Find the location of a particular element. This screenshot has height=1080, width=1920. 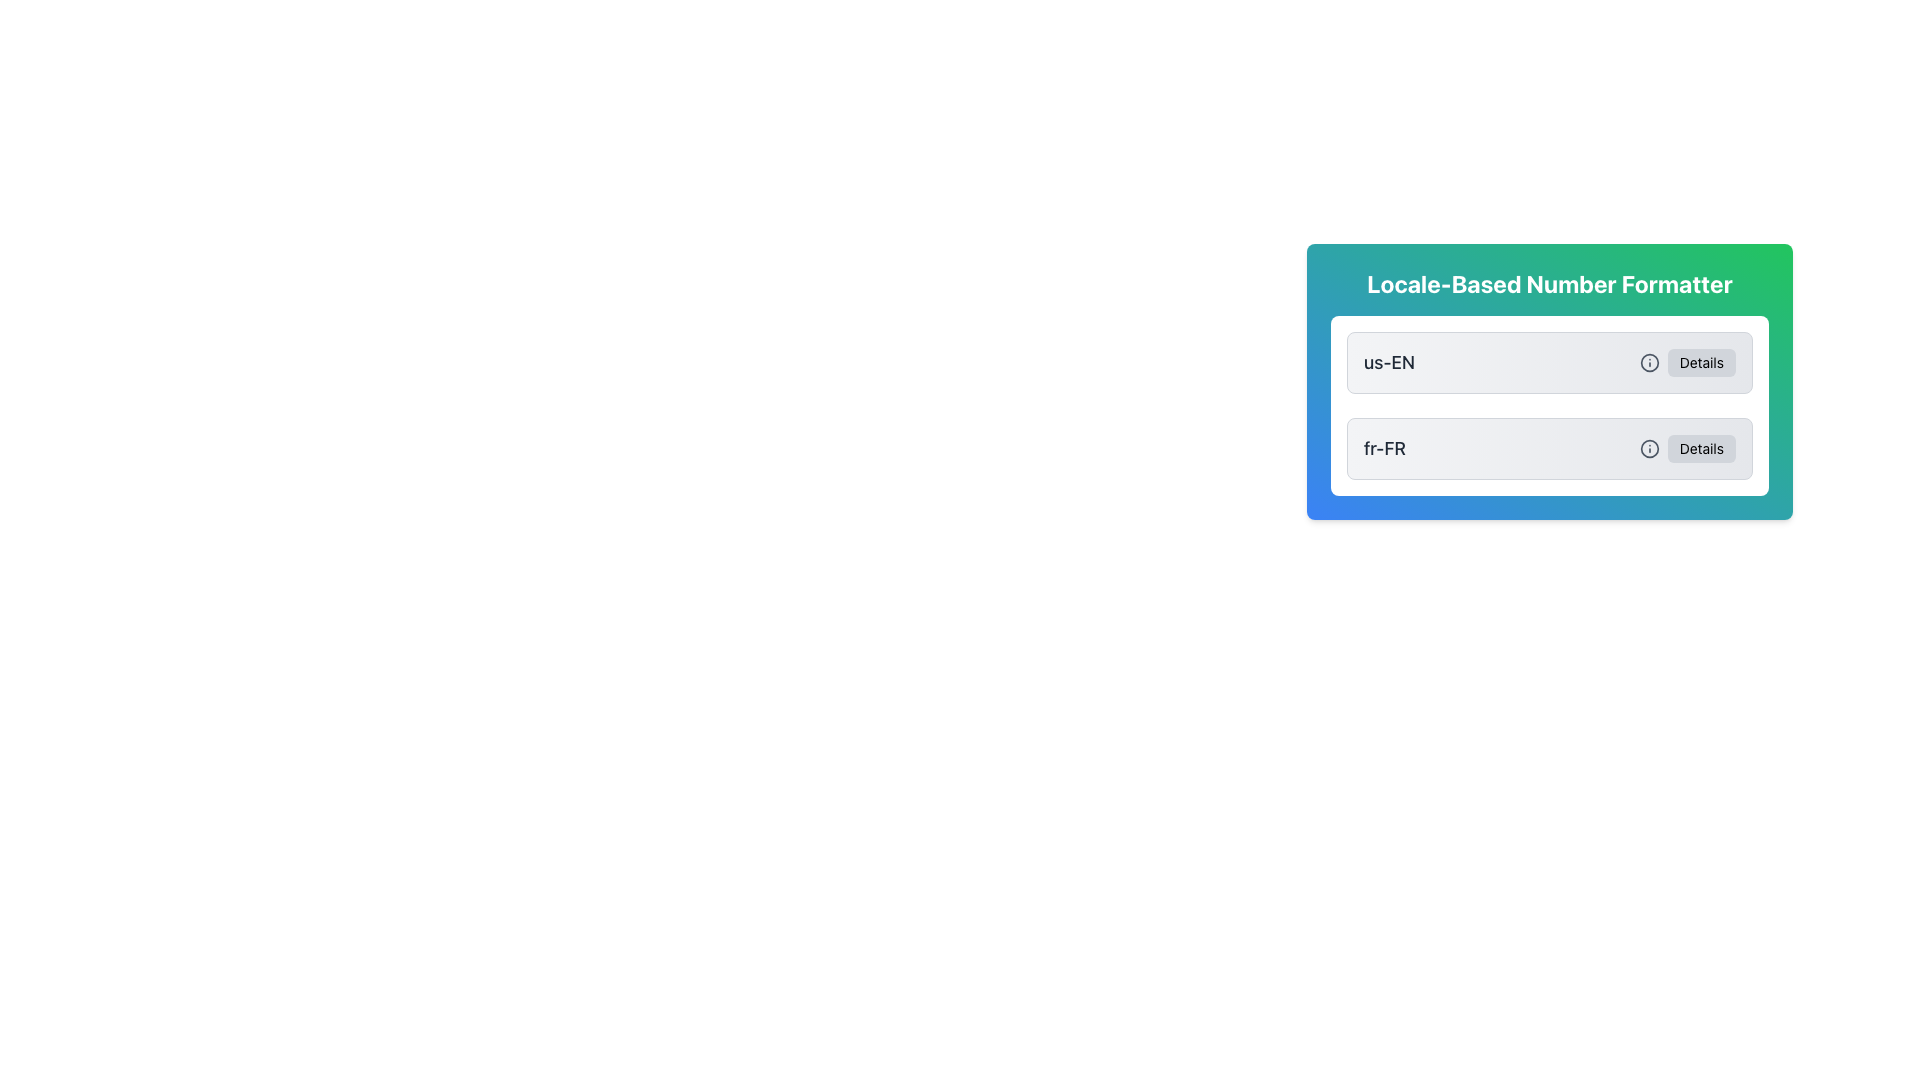

the circular graphic element within the SVG icon located next to the 'fr-FR' label, which is part of the 'Details' button is located at coordinates (1649, 447).